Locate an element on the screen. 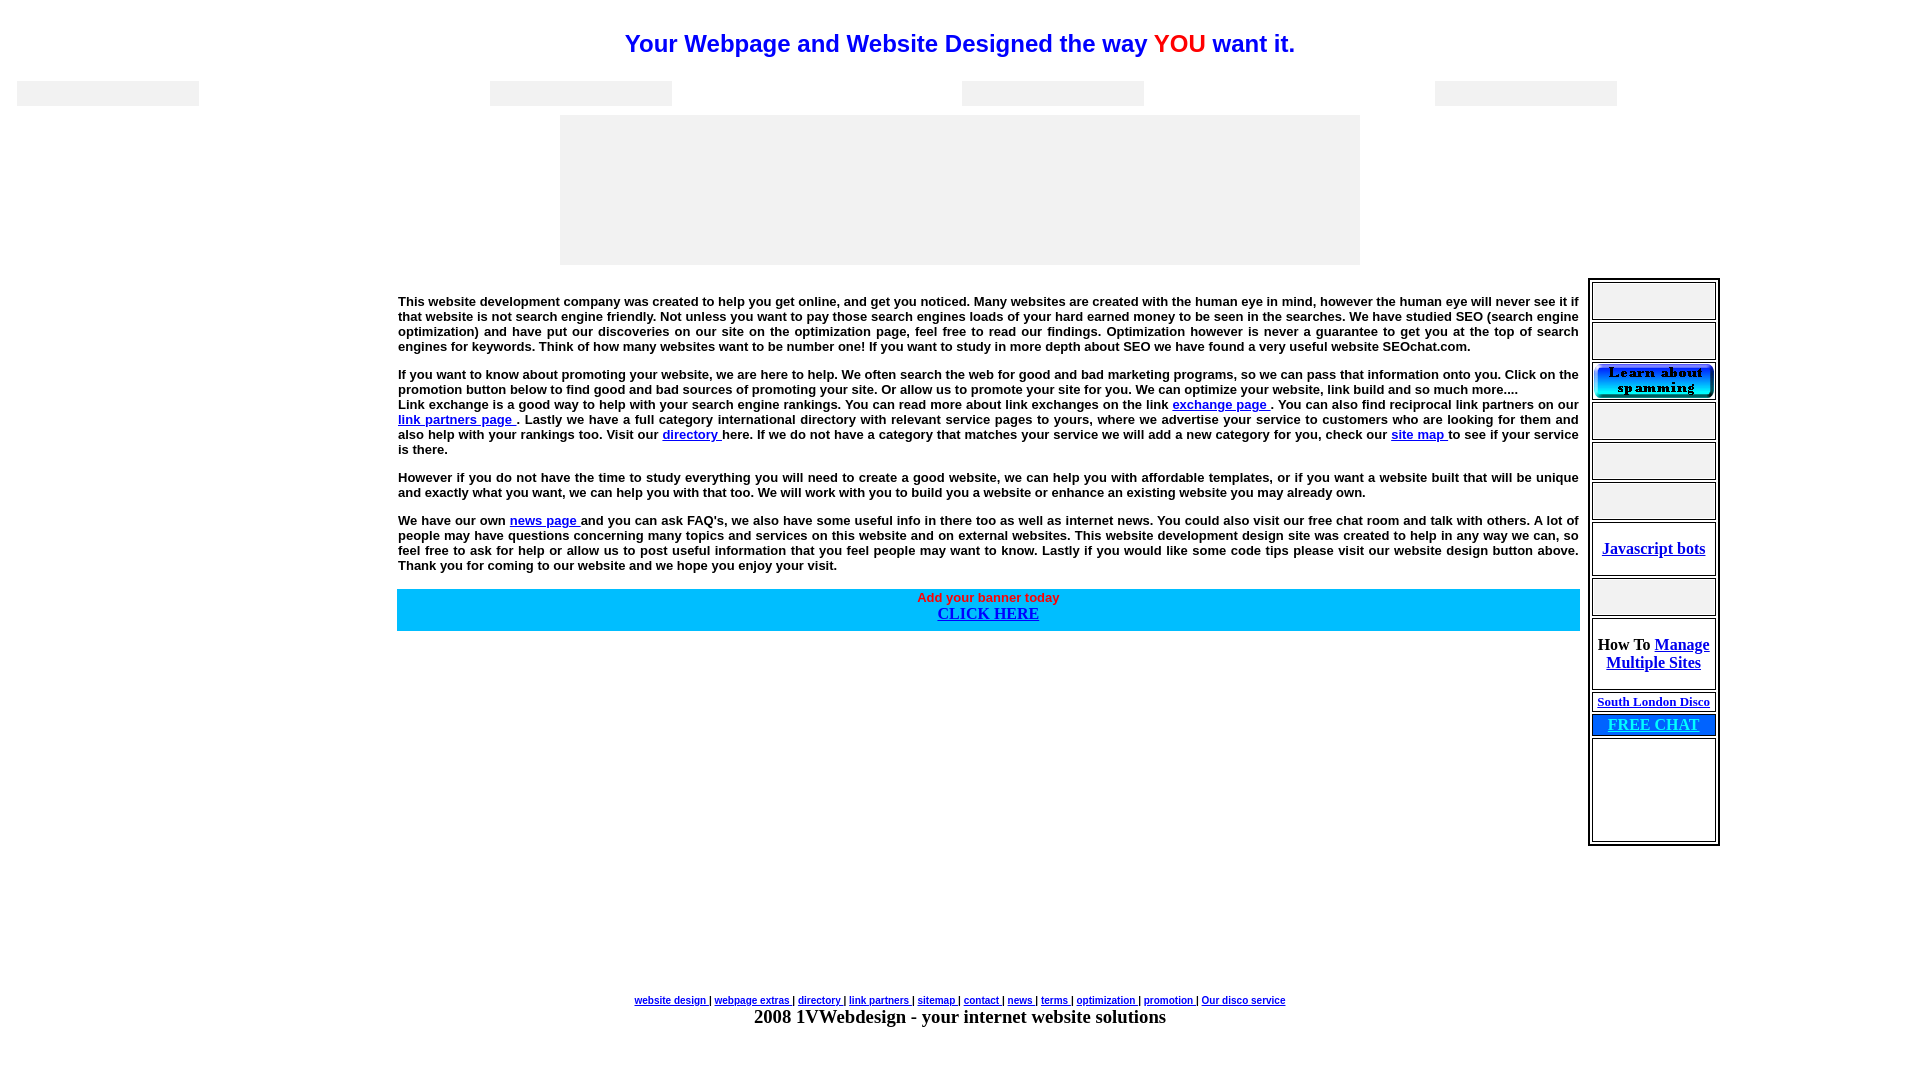 This screenshot has width=1920, height=1080. 'Our disco service' is located at coordinates (1242, 1000).